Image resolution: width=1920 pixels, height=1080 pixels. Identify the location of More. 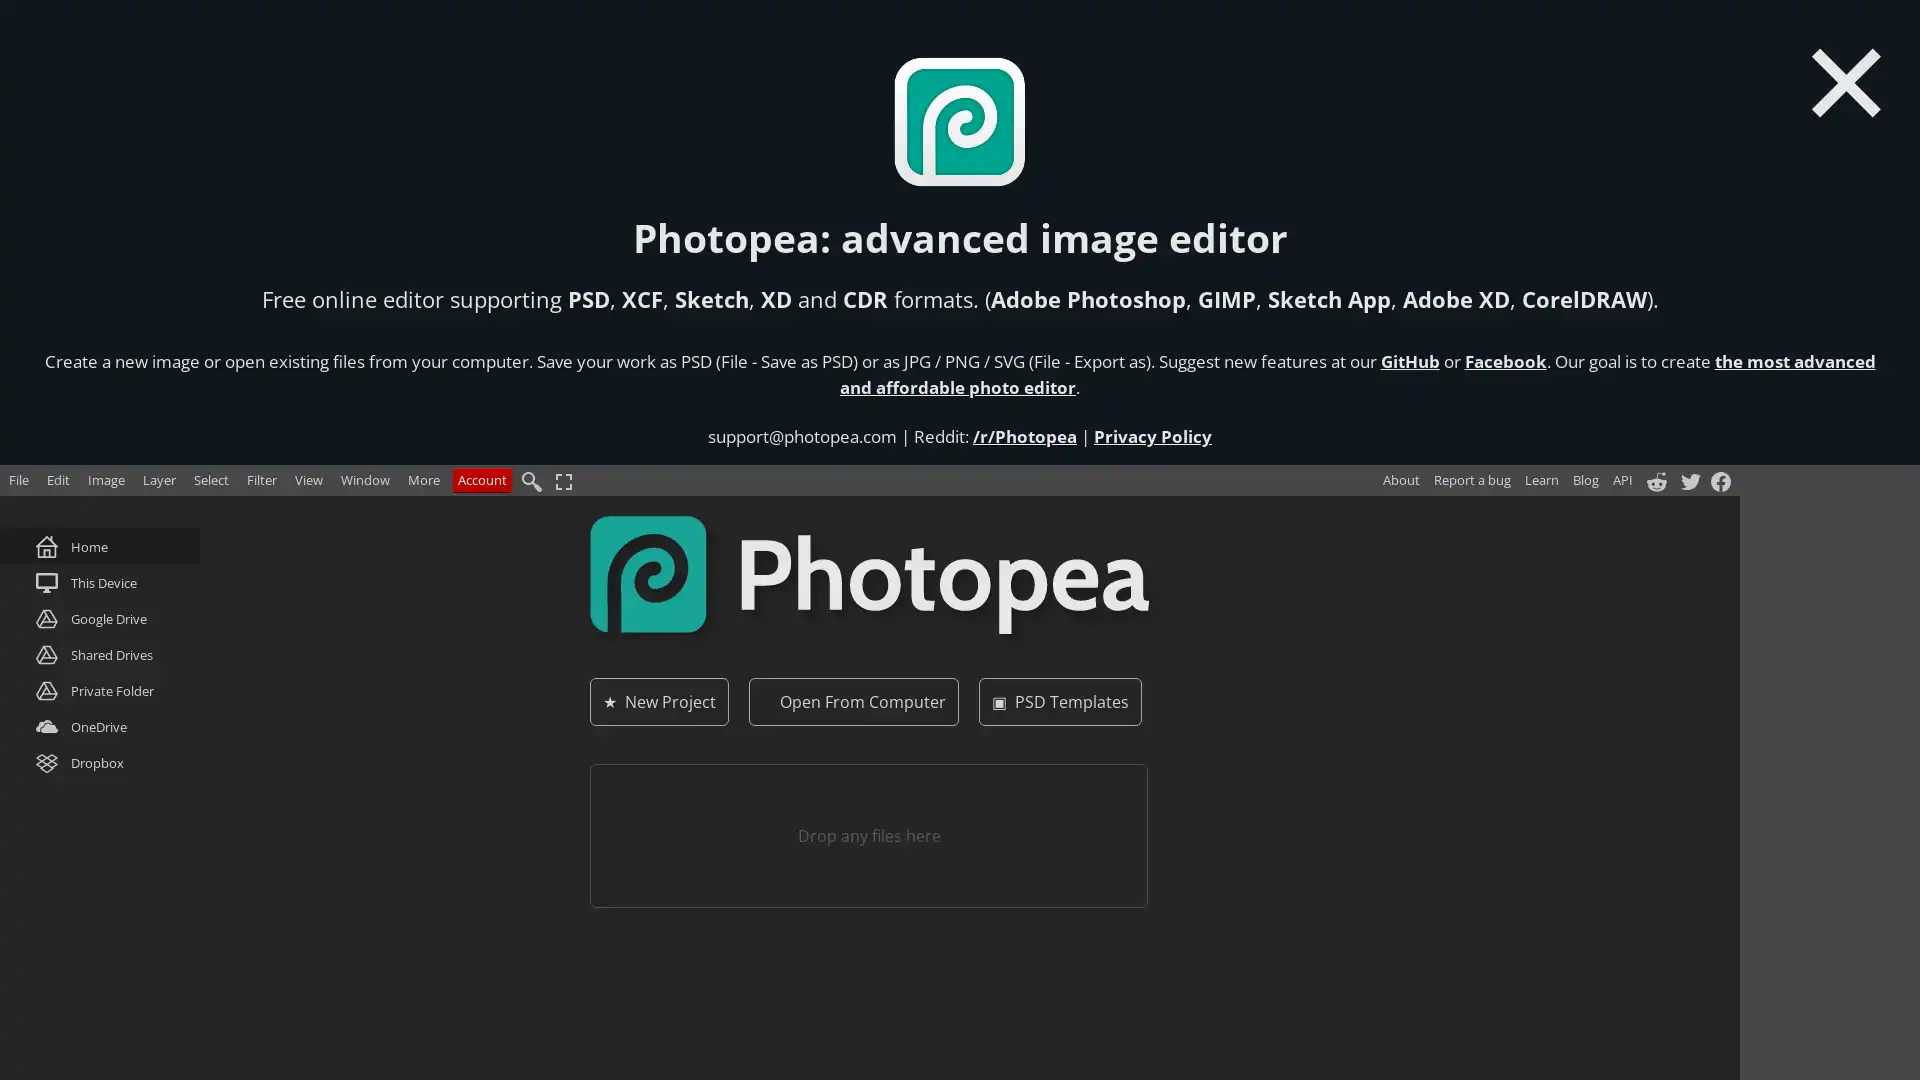
(422, 15).